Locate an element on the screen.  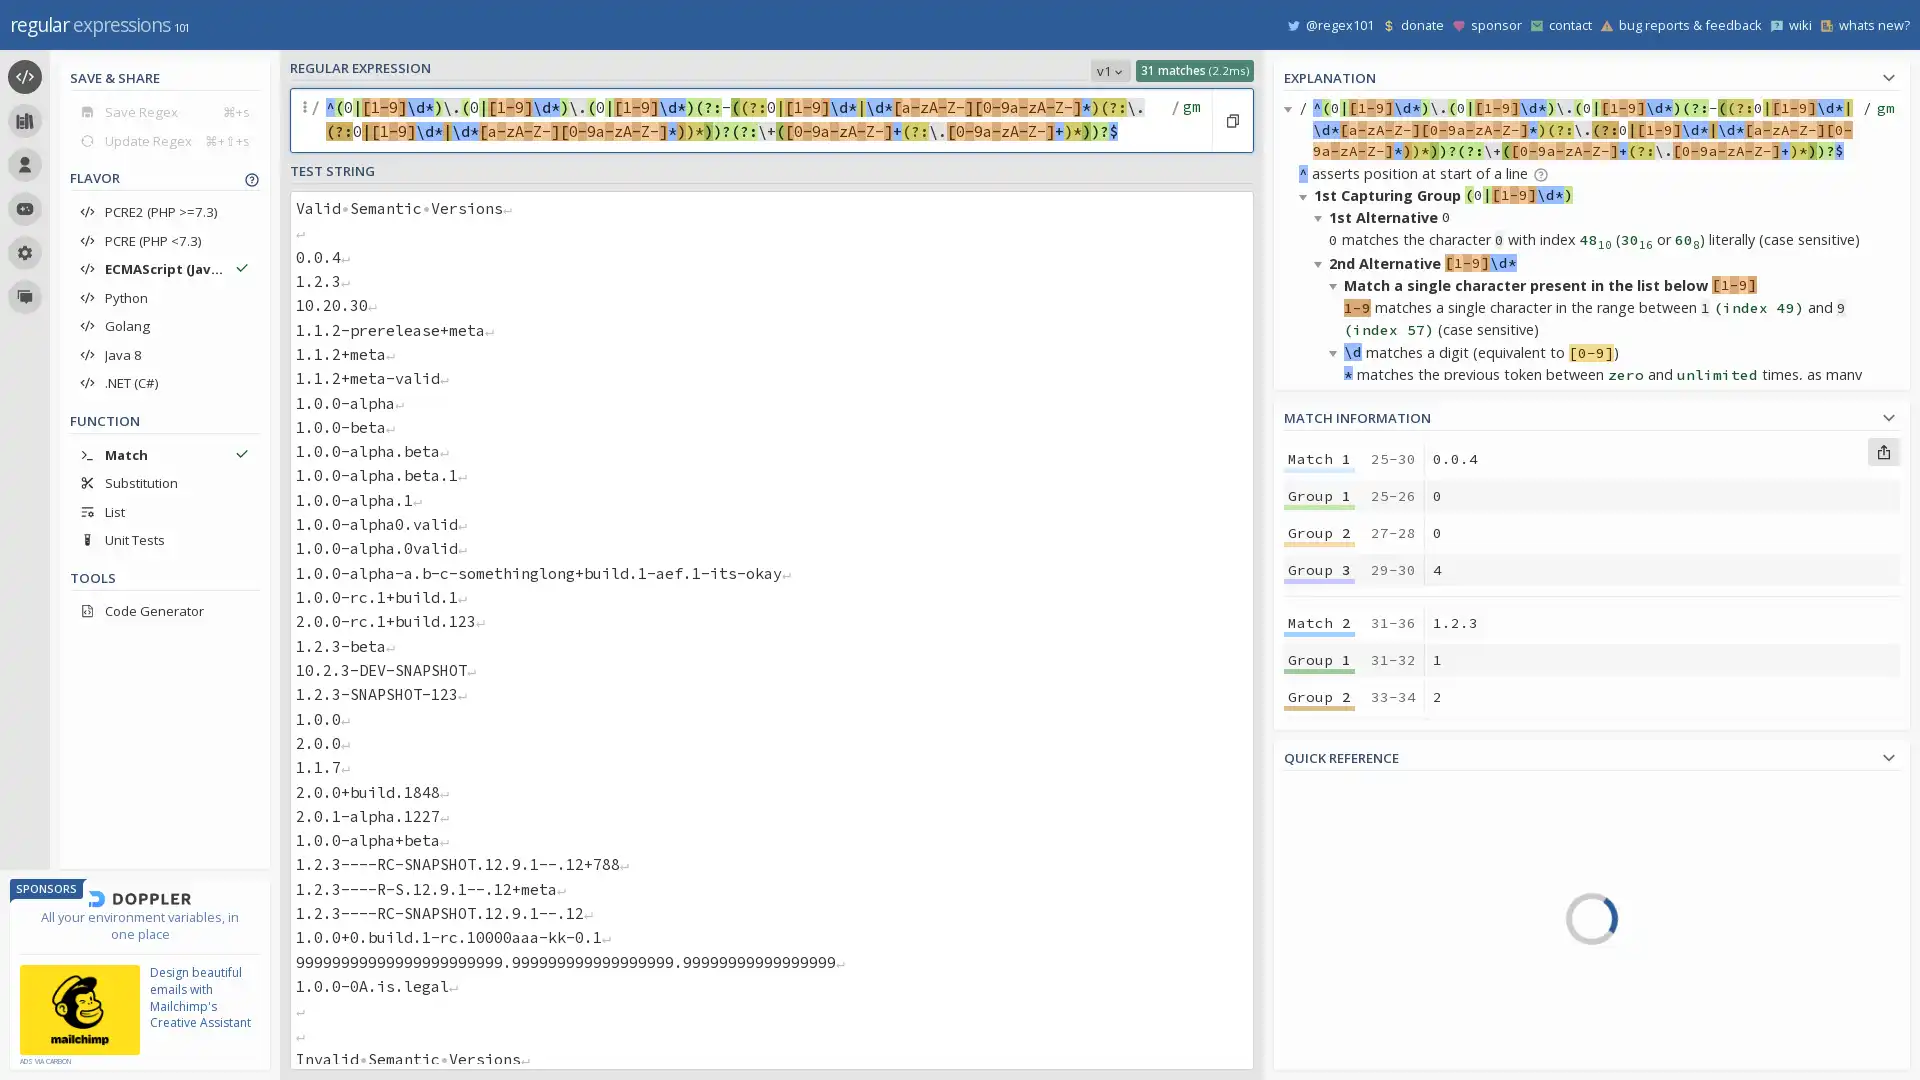
Group 2 is located at coordinates (1319, 696).